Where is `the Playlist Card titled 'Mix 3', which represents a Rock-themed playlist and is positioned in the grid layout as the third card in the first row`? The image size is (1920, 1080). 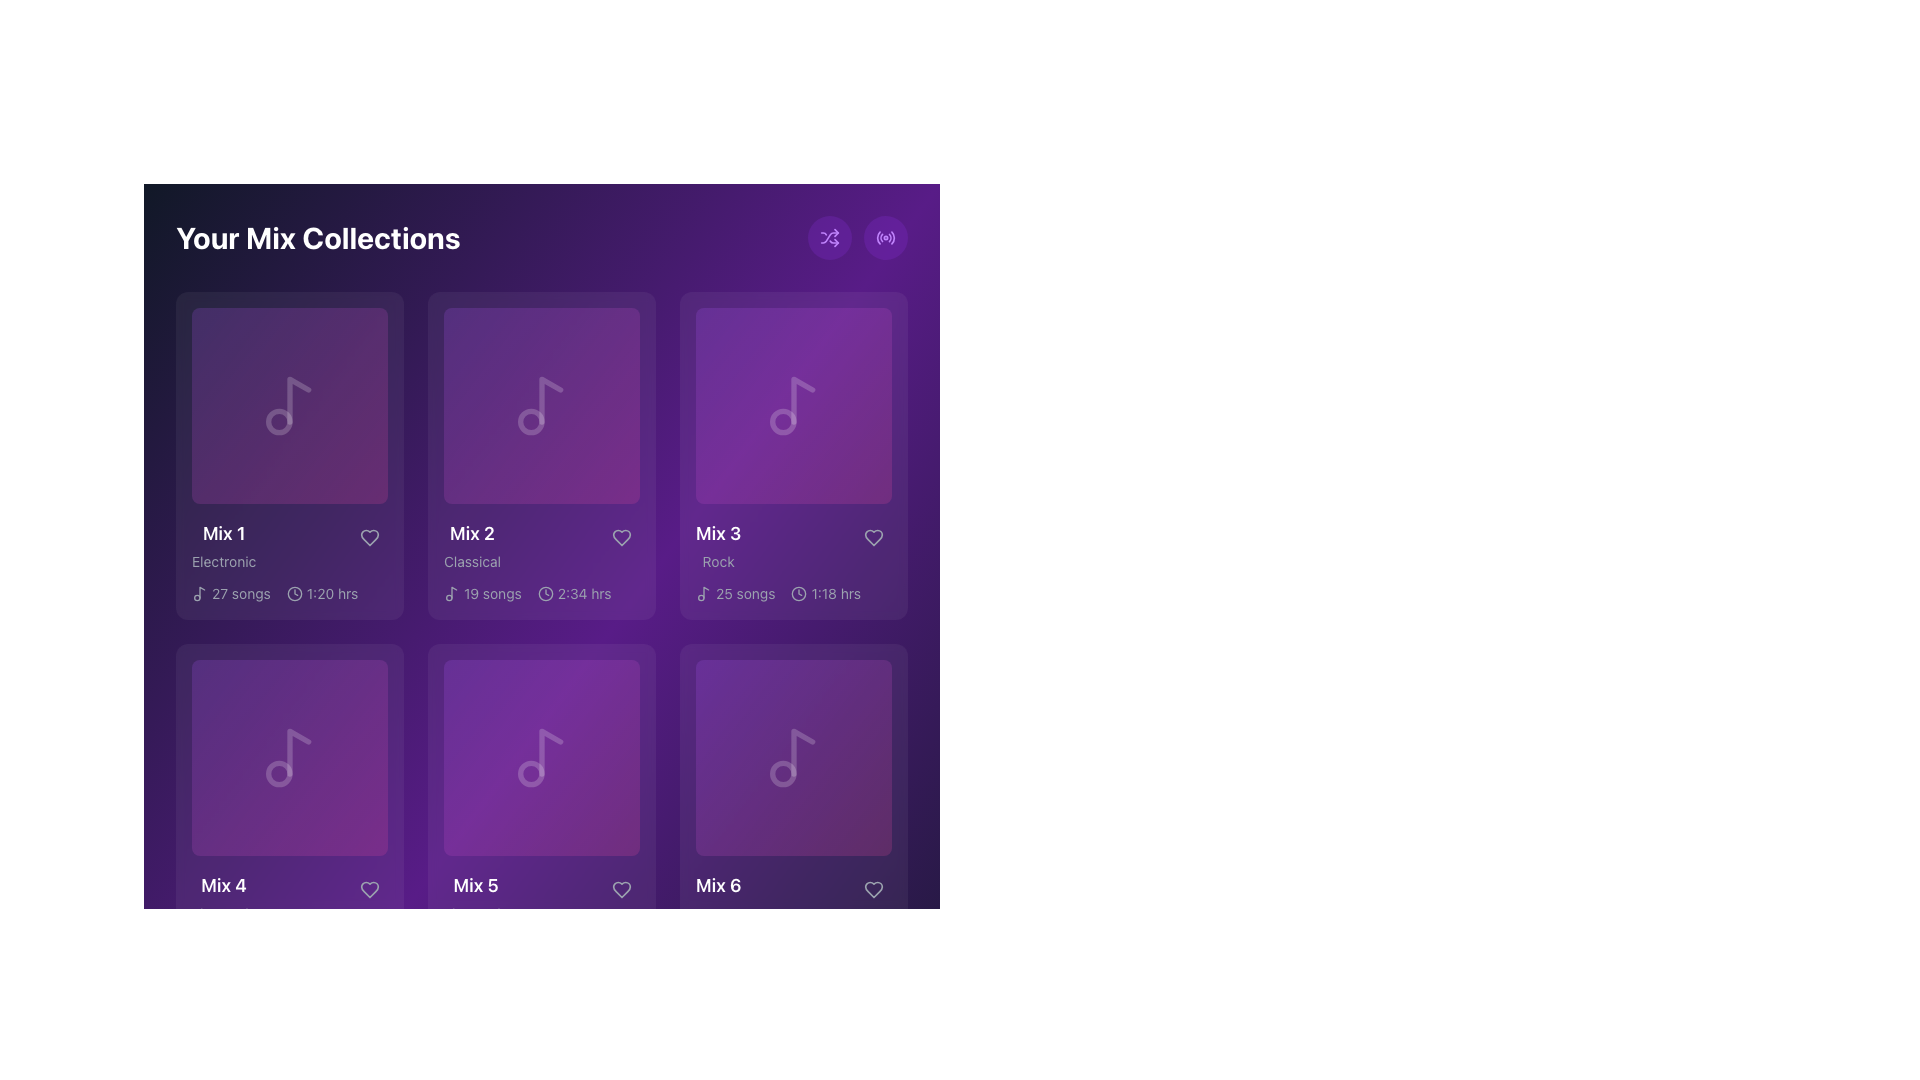 the Playlist Card titled 'Mix 3', which represents a Rock-themed playlist and is positioned in the grid layout as the third card in the first row is located at coordinates (792, 455).